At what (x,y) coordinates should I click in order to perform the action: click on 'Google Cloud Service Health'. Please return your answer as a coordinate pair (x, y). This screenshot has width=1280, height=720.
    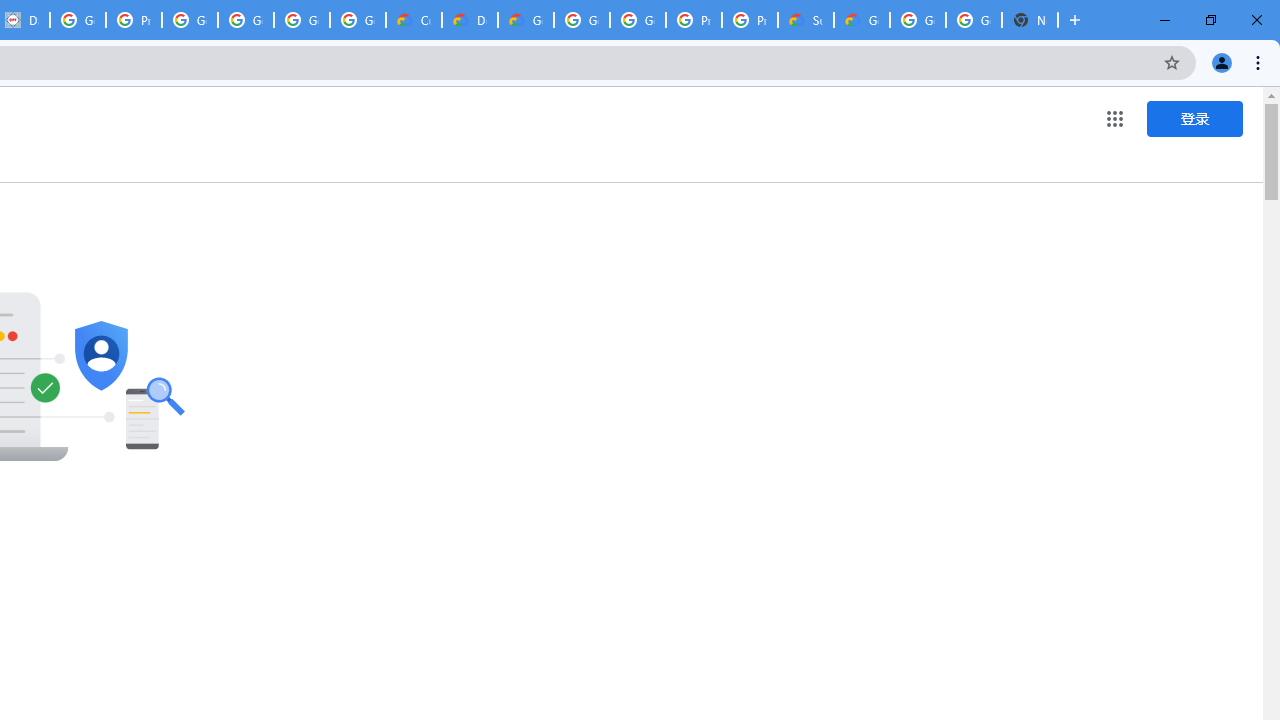
    Looking at the image, I should click on (862, 20).